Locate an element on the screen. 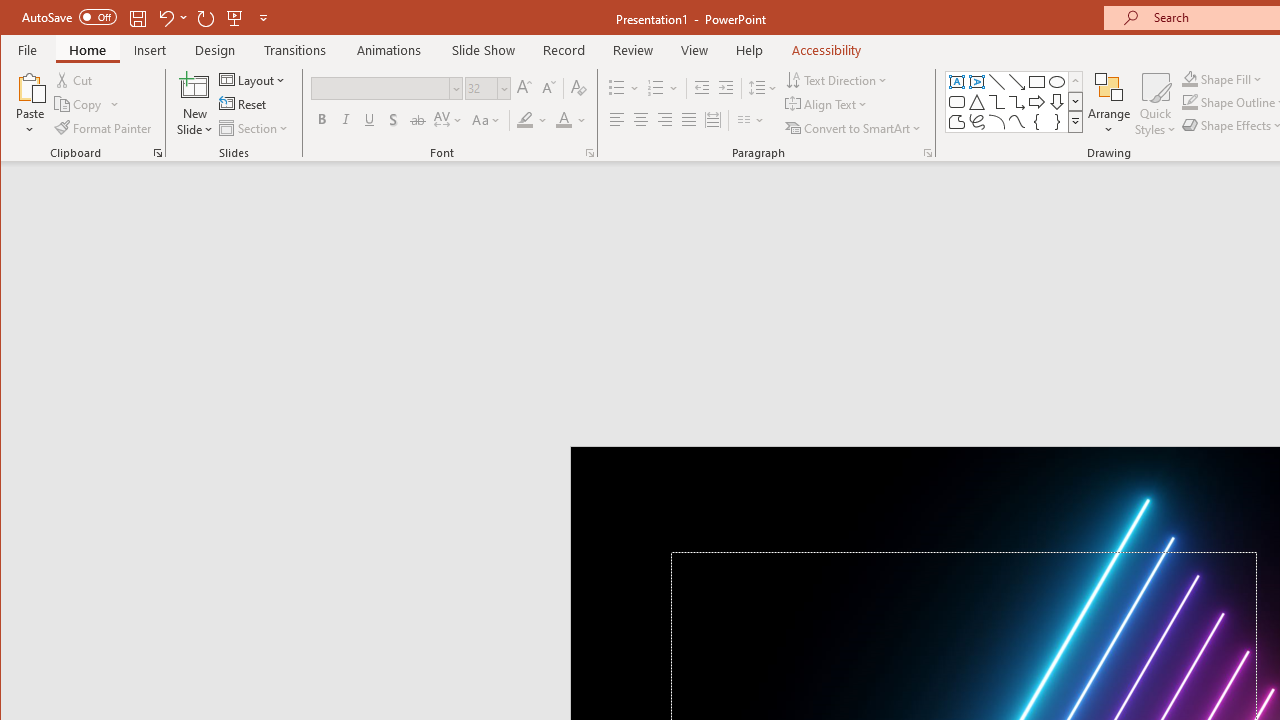 Image resolution: width=1280 pixels, height=720 pixels. 'Change Case' is located at coordinates (487, 120).